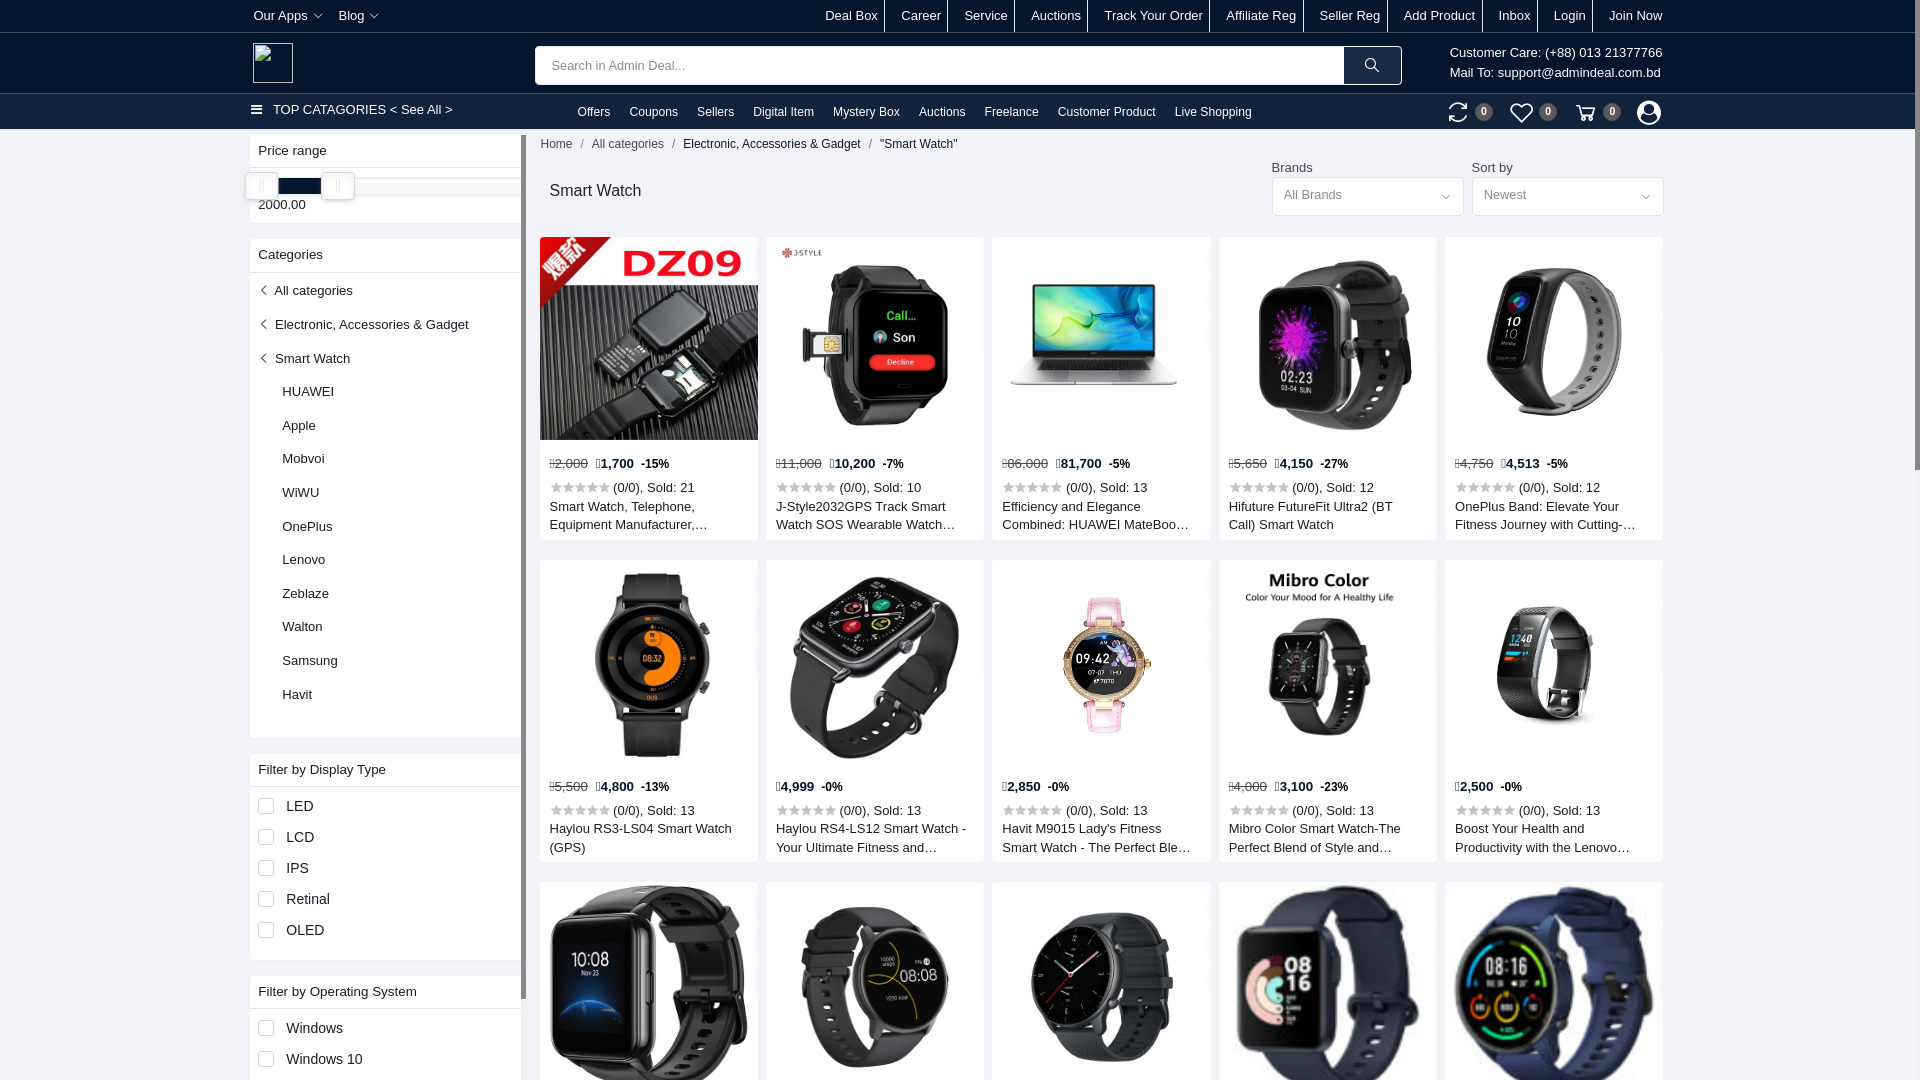 This screenshot has height=1080, width=1920. I want to click on 'Seller Reg', so click(1350, 15).